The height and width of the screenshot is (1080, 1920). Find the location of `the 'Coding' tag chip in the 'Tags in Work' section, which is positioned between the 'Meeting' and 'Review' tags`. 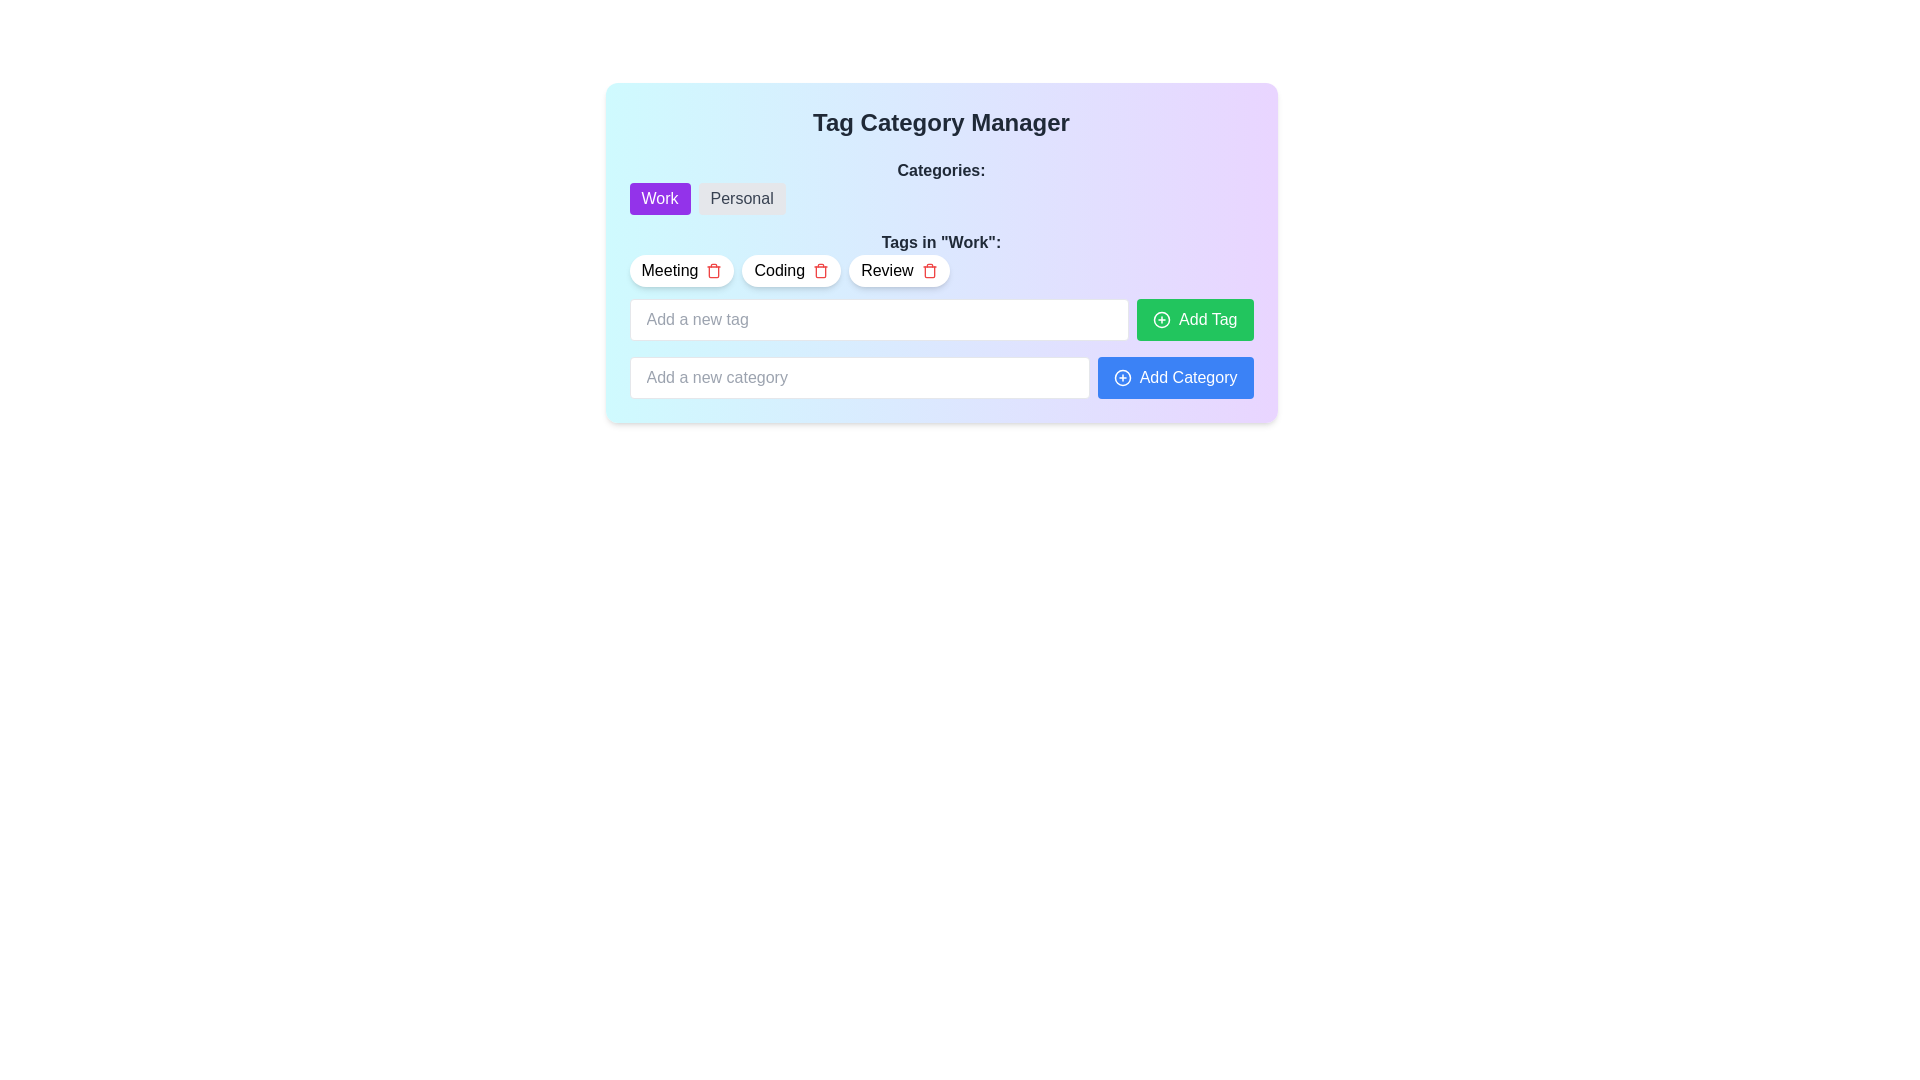

the 'Coding' tag chip in the 'Tags in Work' section, which is positioned between the 'Meeting' and 'Review' tags is located at coordinates (790, 270).